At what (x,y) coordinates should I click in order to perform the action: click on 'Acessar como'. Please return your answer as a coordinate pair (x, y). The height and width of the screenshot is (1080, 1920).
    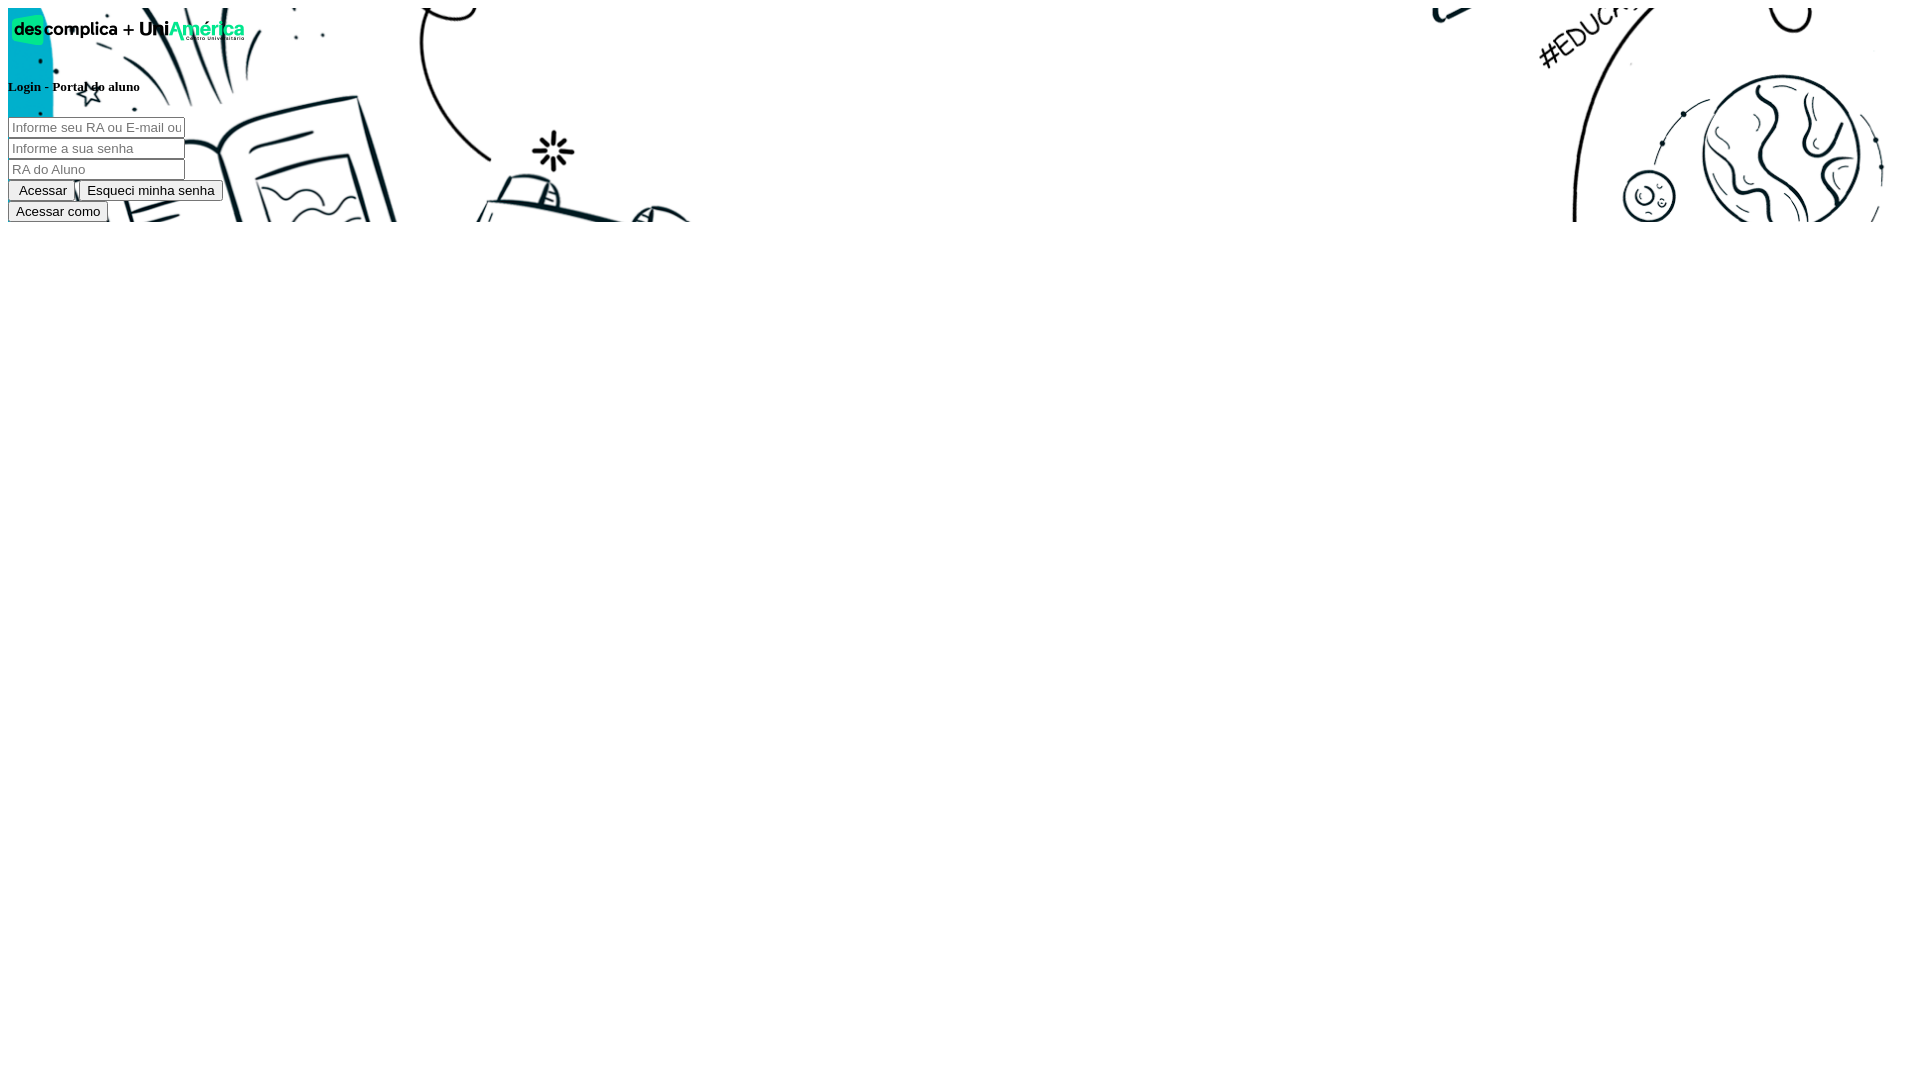
    Looking at the image, I should click on (57, 211).